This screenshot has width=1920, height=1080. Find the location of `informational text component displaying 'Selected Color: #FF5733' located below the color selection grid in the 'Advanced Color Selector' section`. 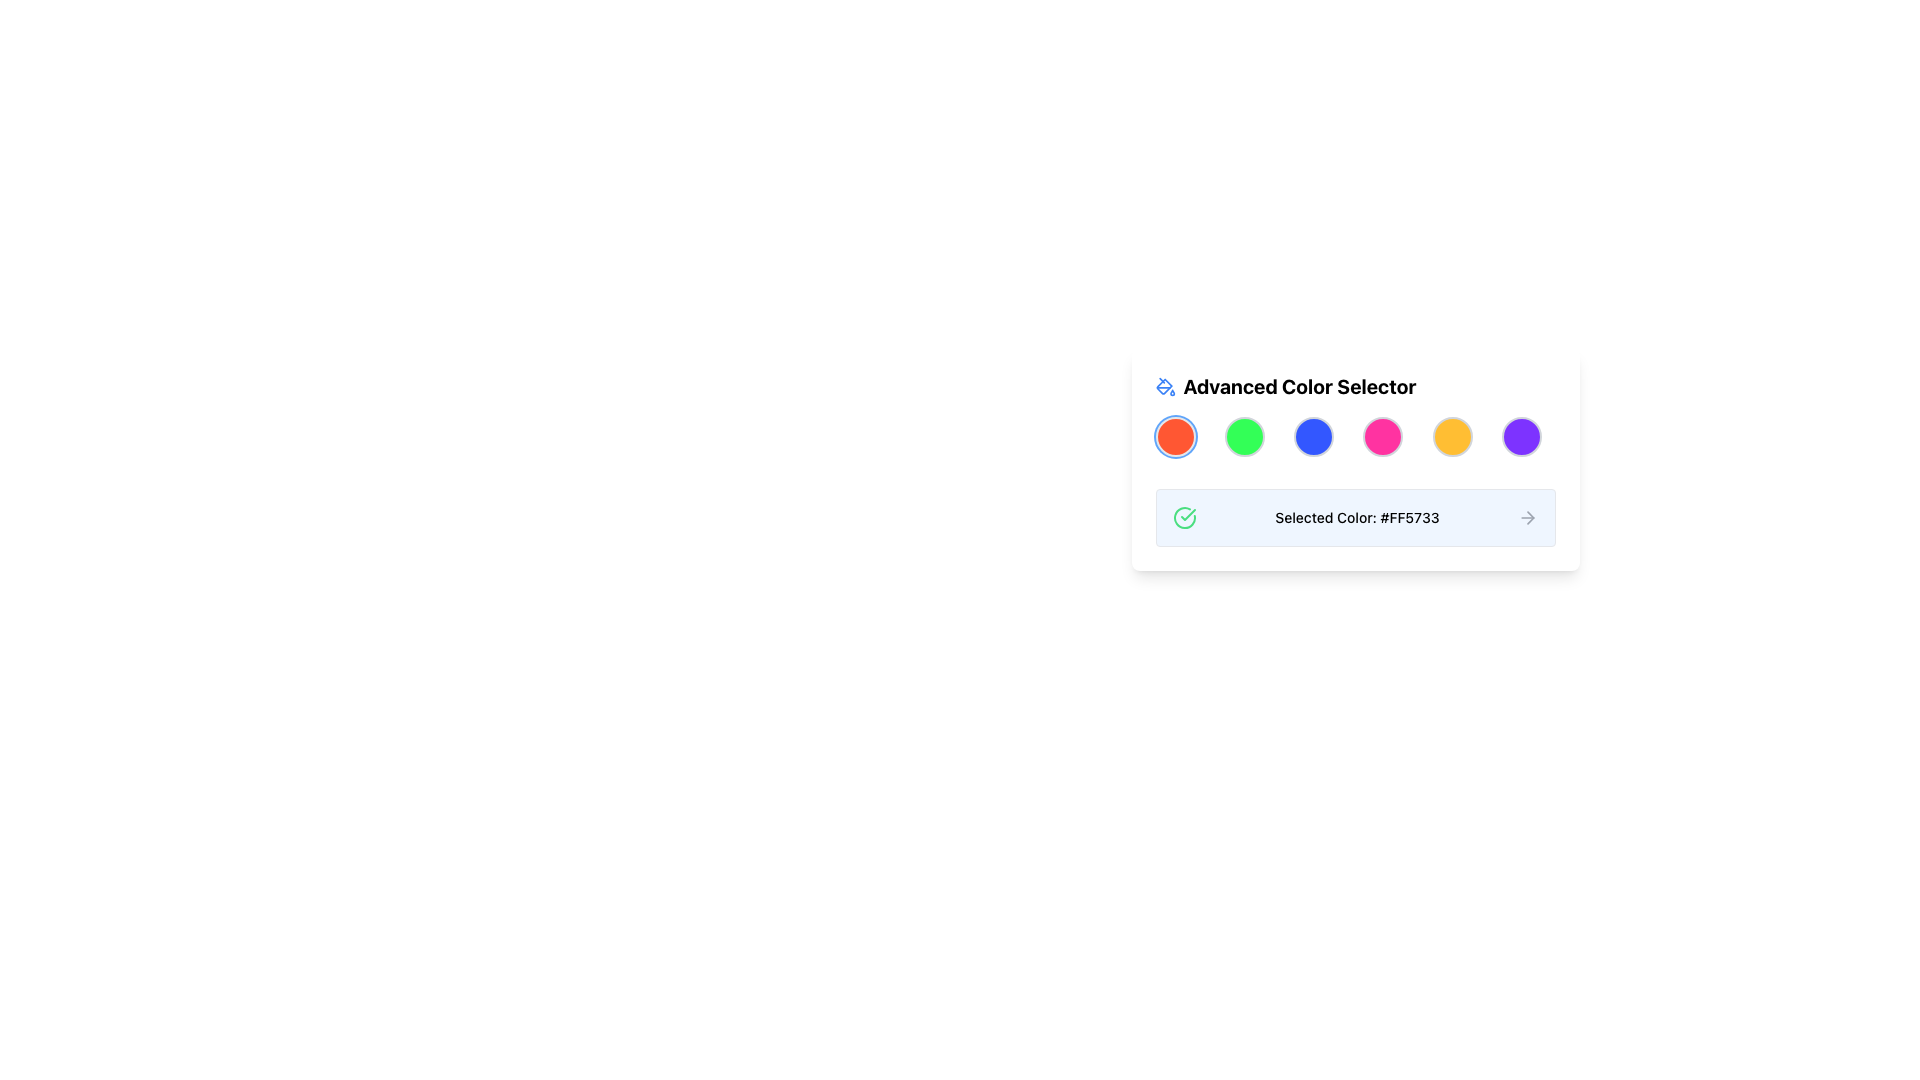

informational text component displaying 'Selected Color: #FF5733' located below the color selection grid in the 'Advanced Color Selector' section is located at coordinates (1355, 516).